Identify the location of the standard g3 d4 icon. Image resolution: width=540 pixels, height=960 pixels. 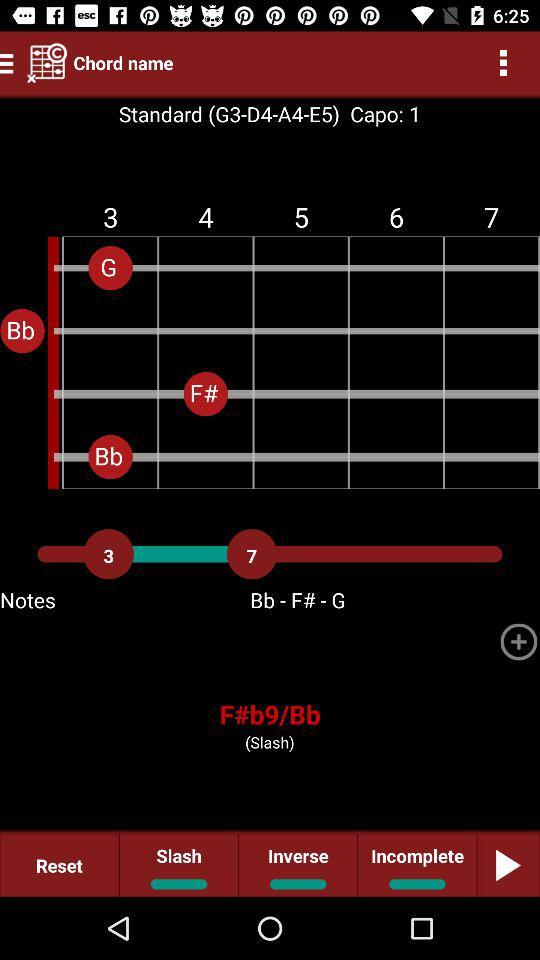
(228, 114).